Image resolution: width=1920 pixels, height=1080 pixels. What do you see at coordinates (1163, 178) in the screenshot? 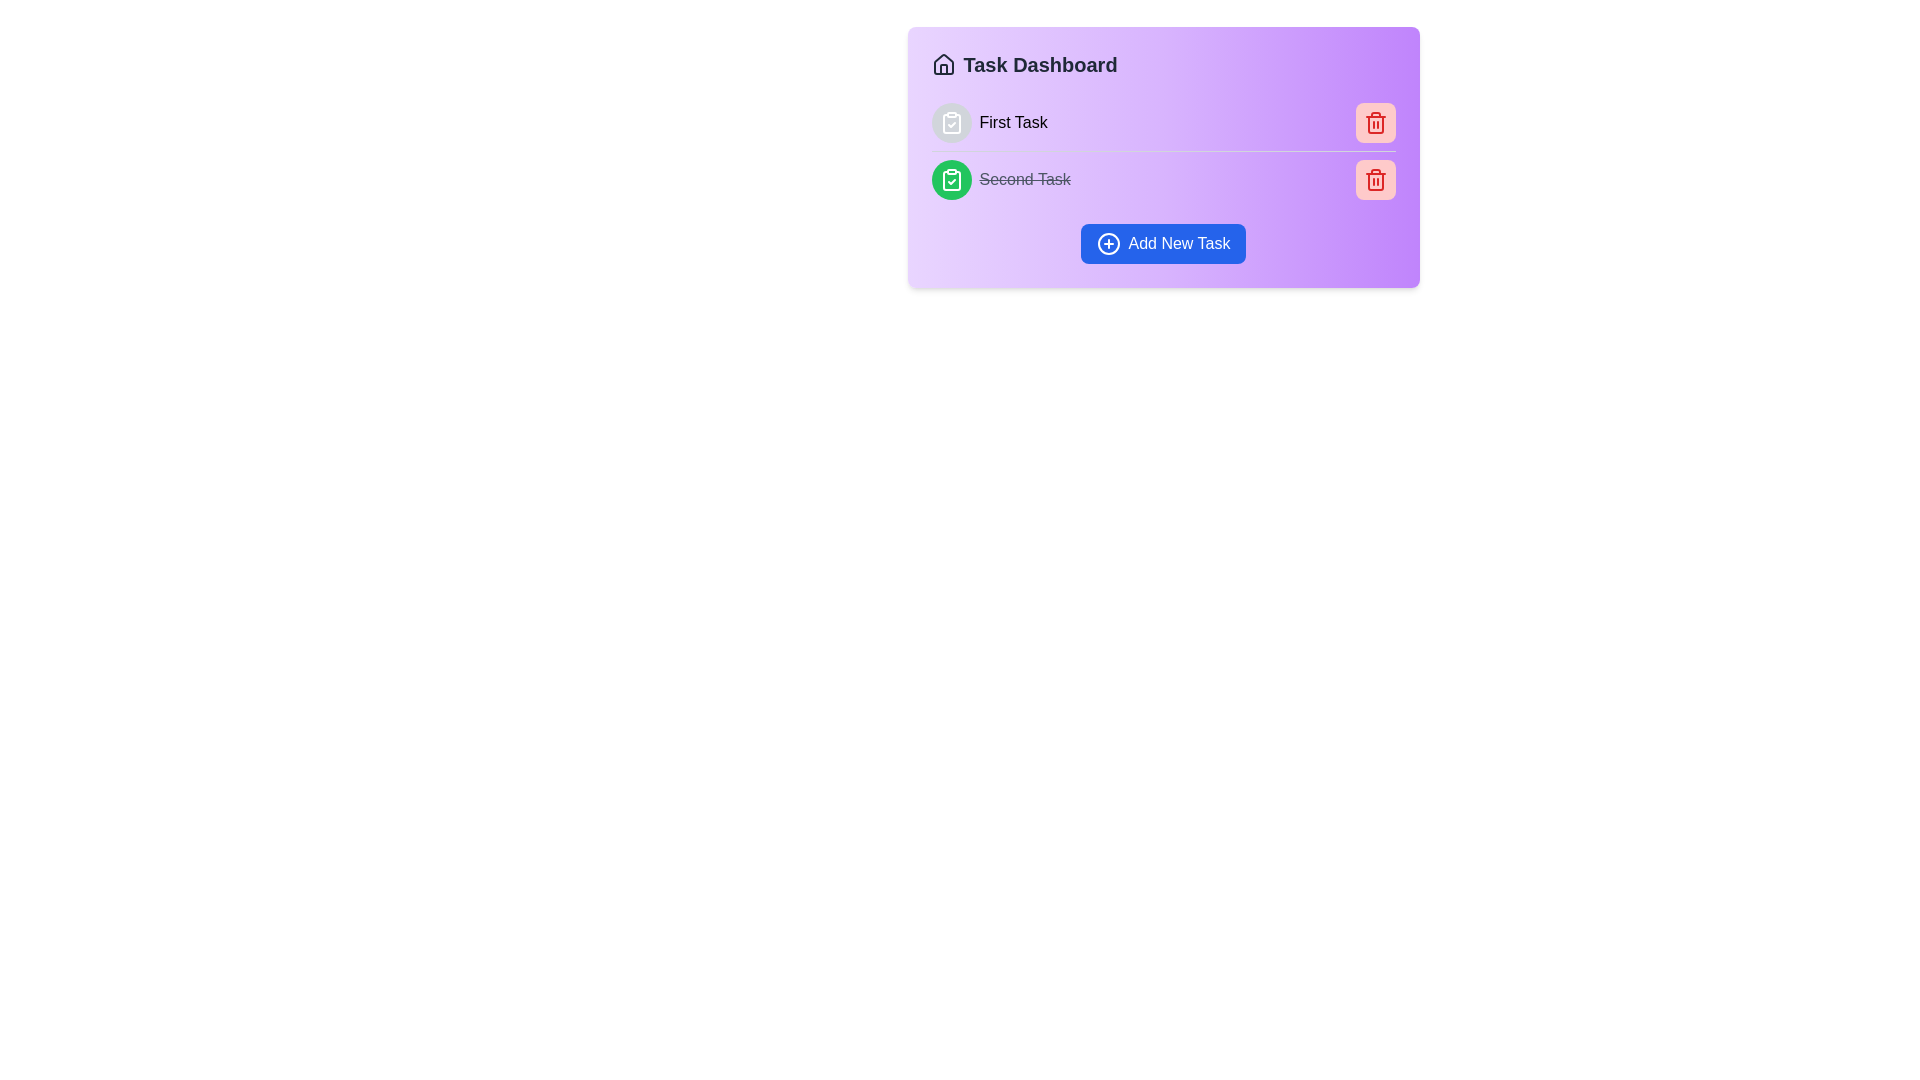
I see `the completed task item in the task list, which is the second item from the top` at bounding box center [1163, 178].